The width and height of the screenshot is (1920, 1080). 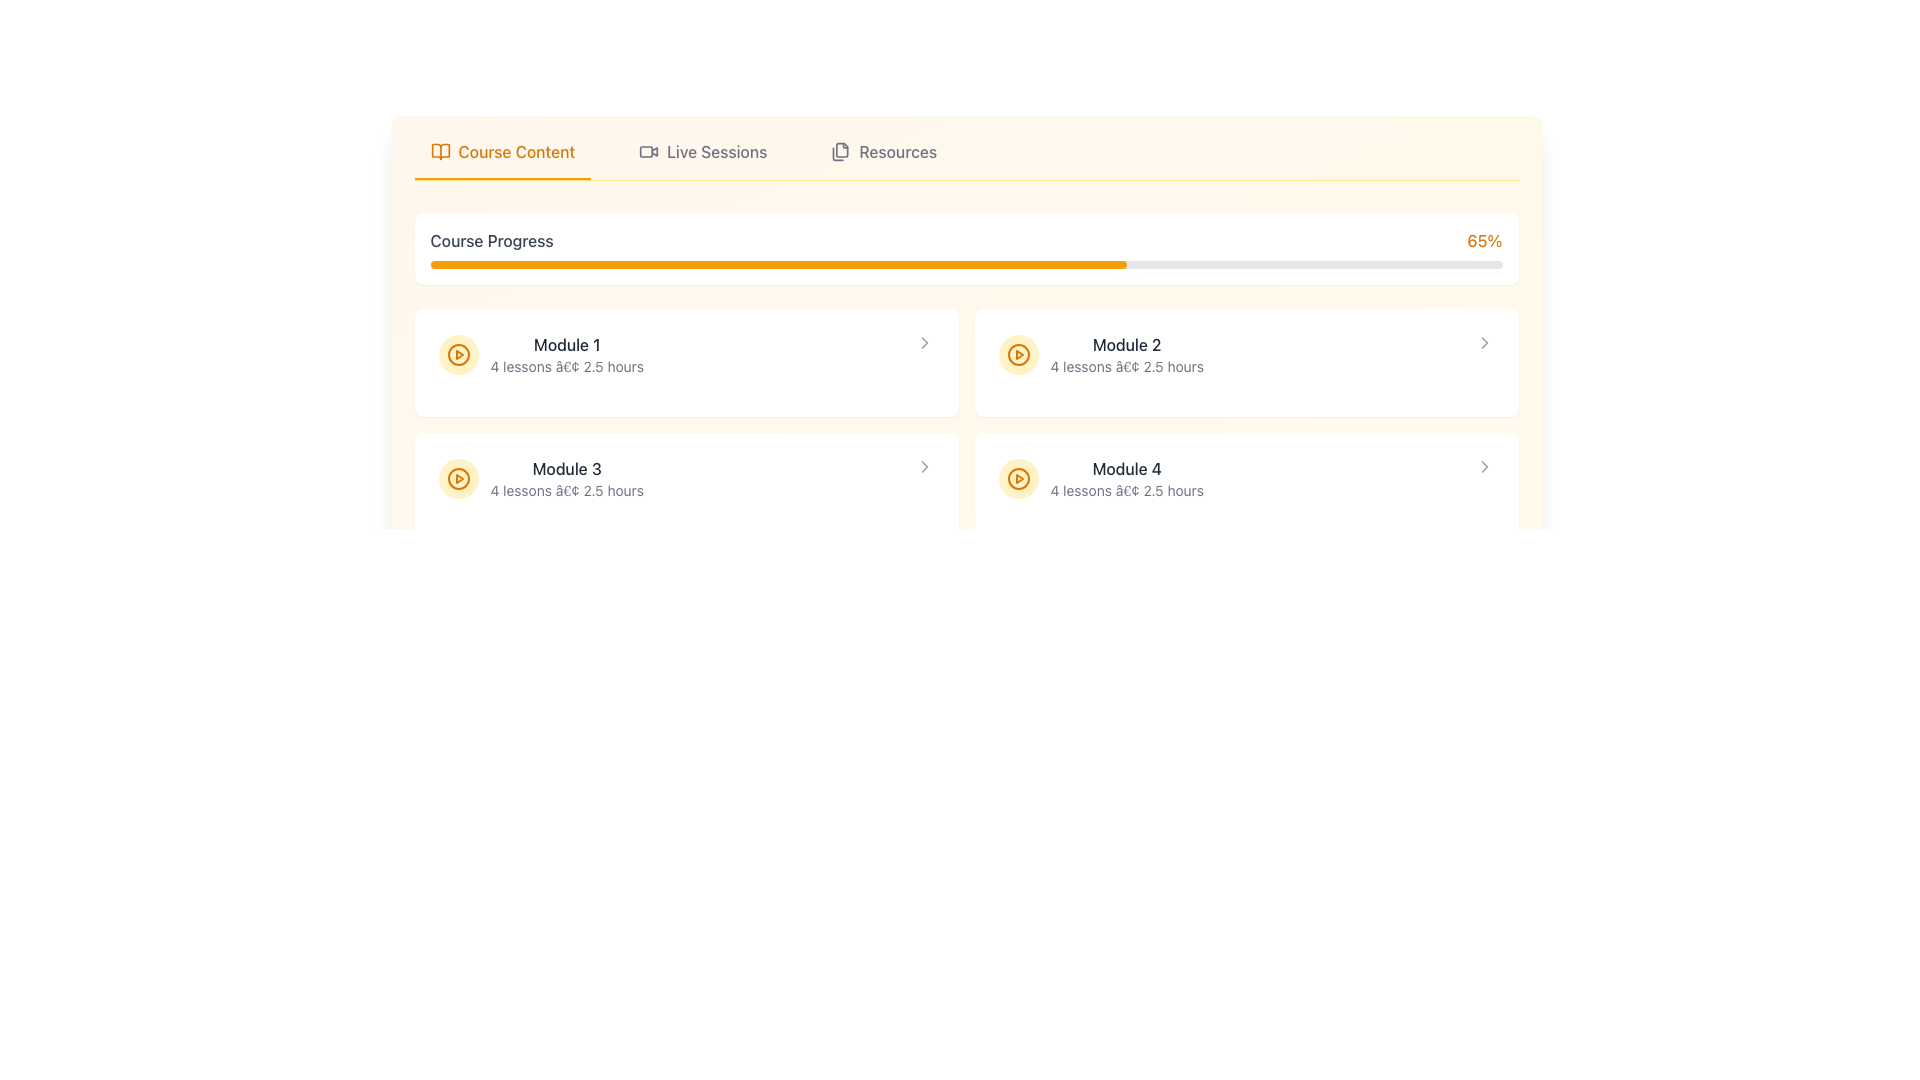 I want to click on the progress bar that visually represents course completion, located in the 'Course Progress' section below the label 'Course Progress' and the percentage indicator '65%, so click(x=966, y=264).